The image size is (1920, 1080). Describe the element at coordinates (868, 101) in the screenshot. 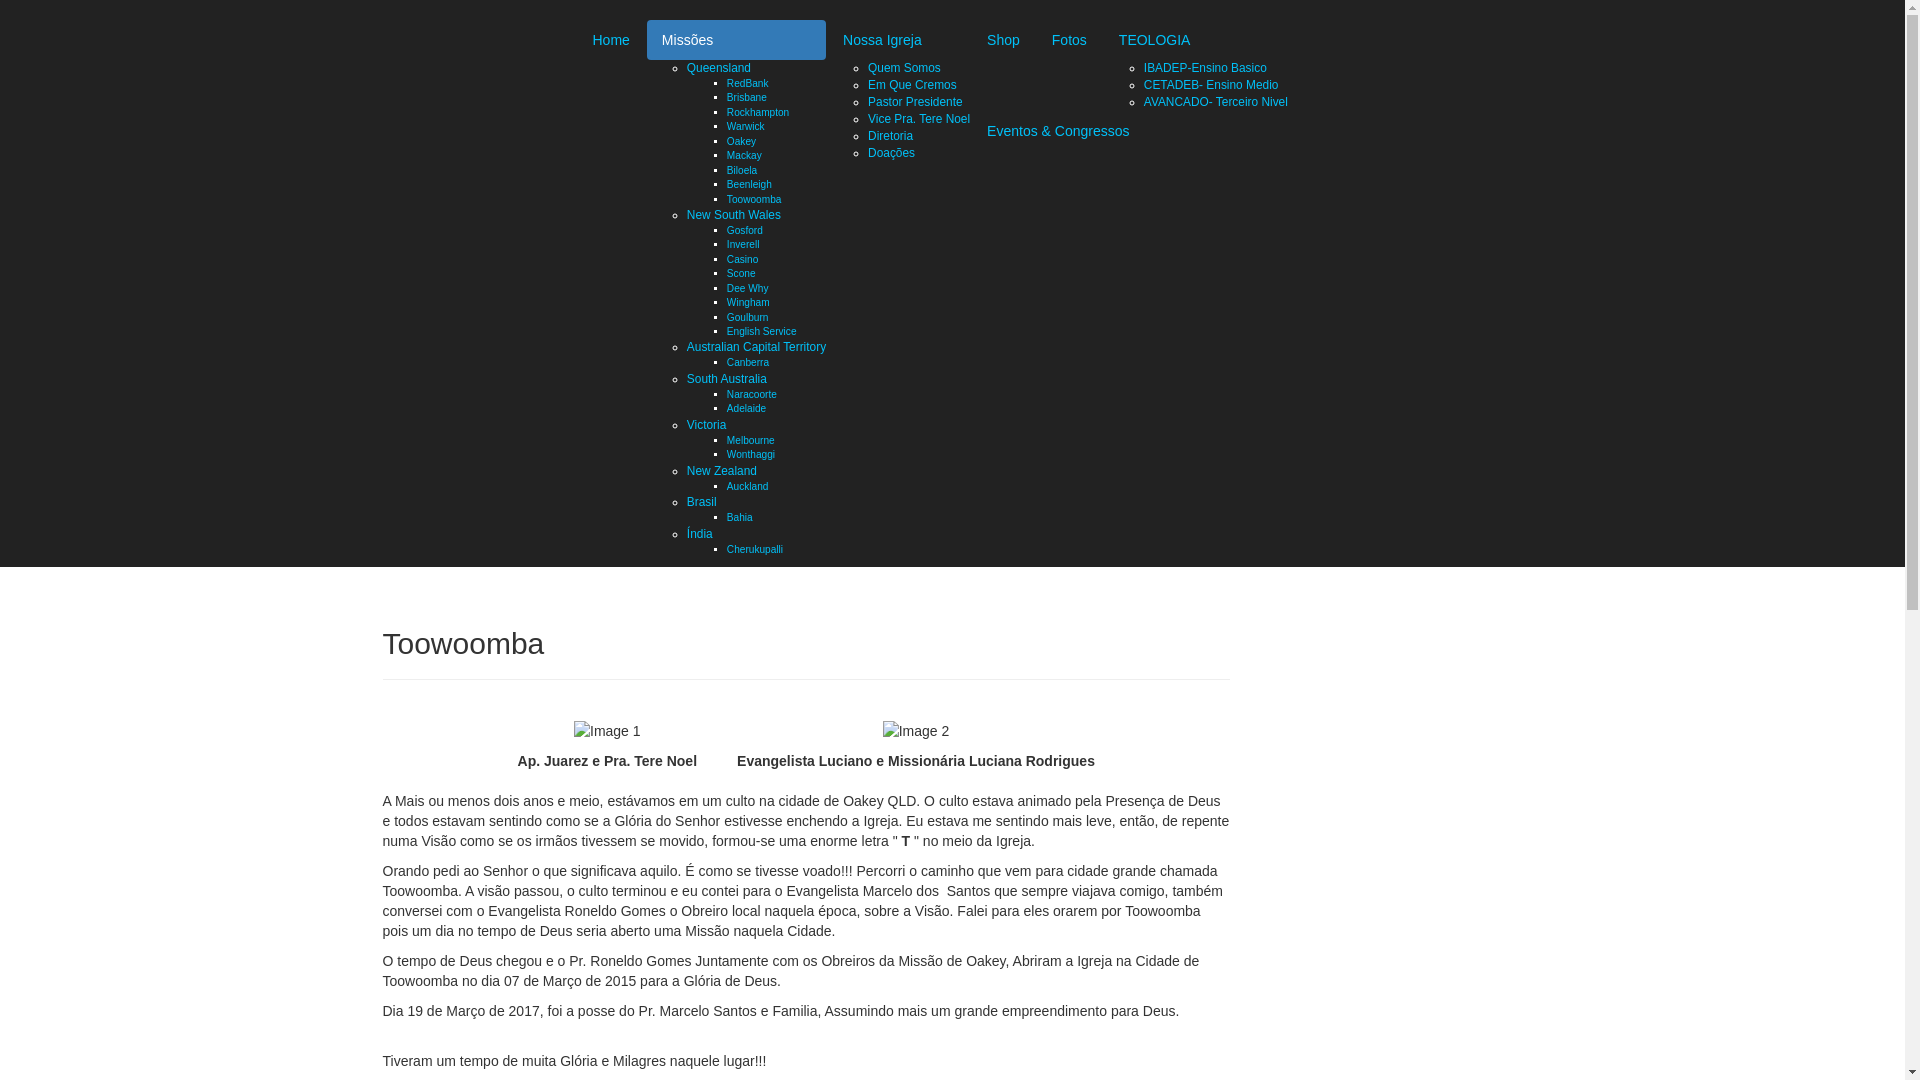

I see `'Pastor Presidente'` at that location.